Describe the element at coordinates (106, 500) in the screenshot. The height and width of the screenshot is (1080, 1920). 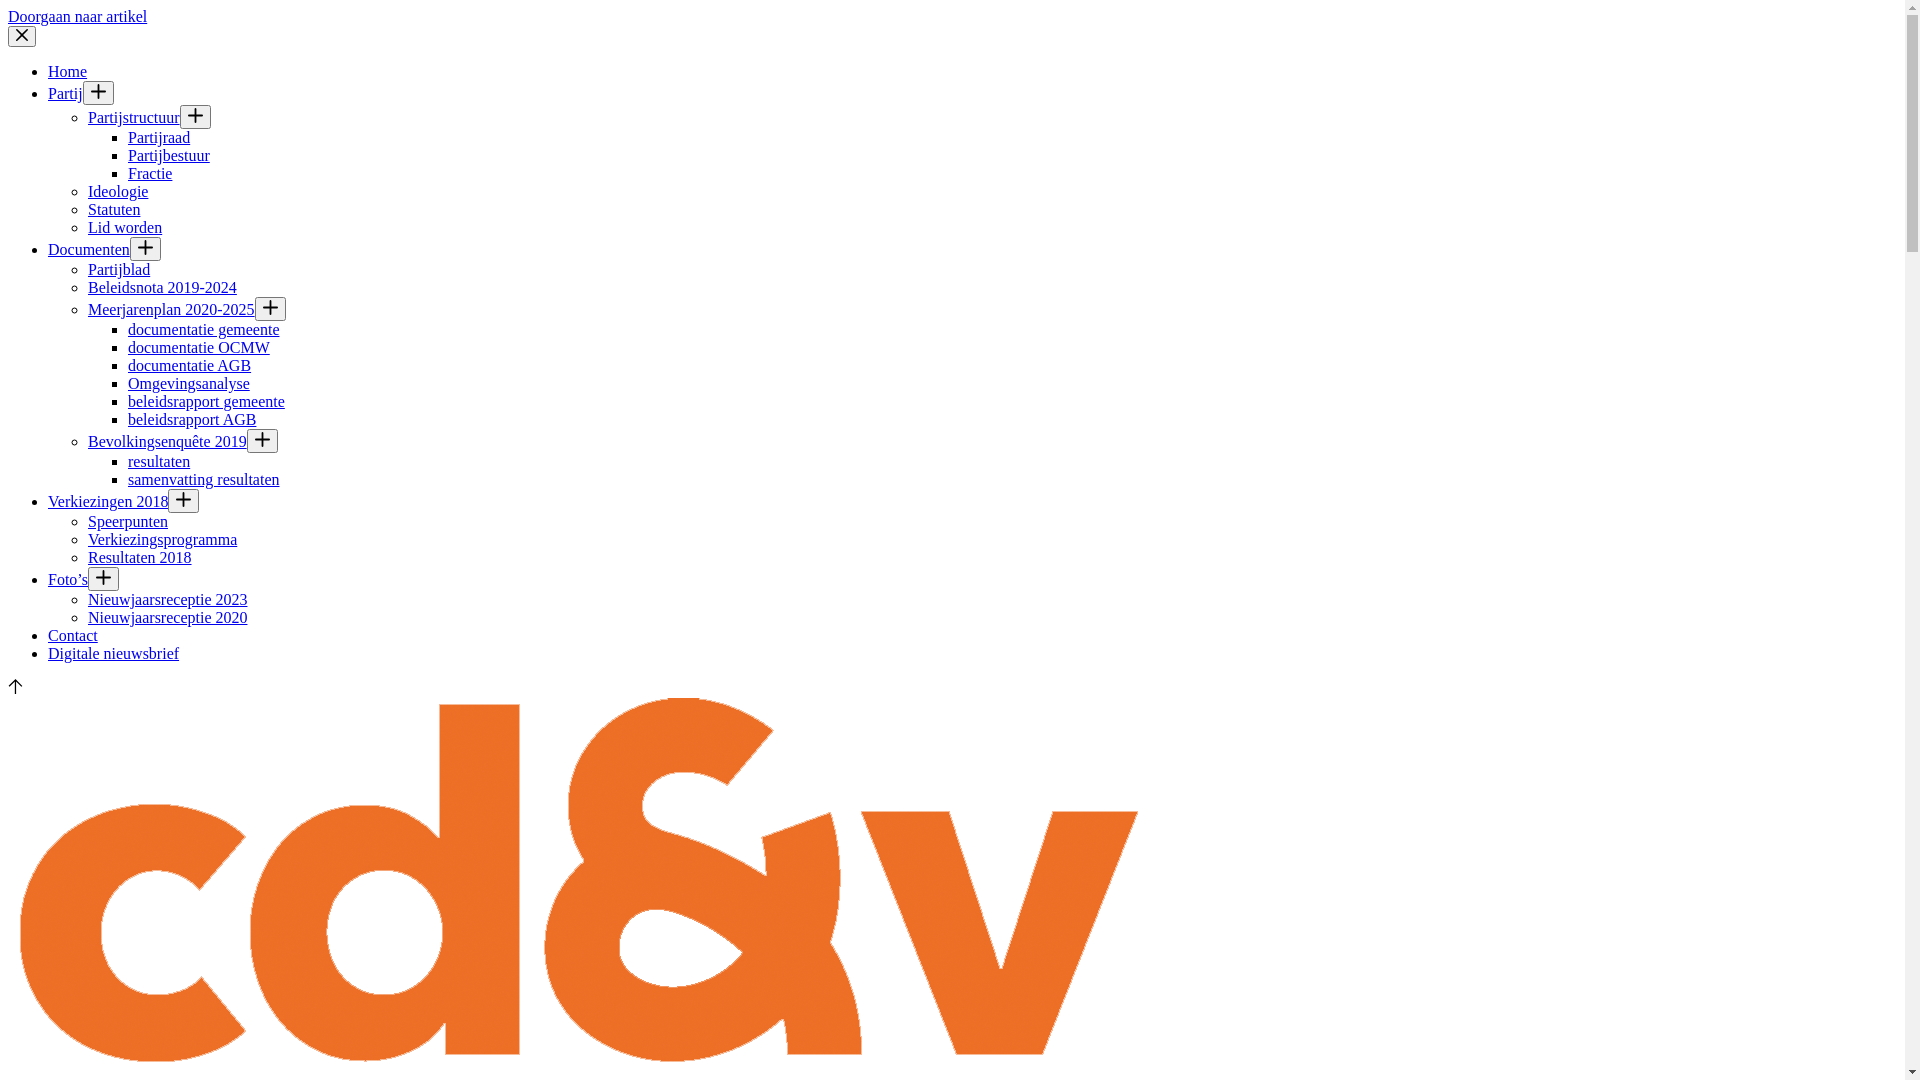
I see `'Verkiezingen 2018'` at that location.